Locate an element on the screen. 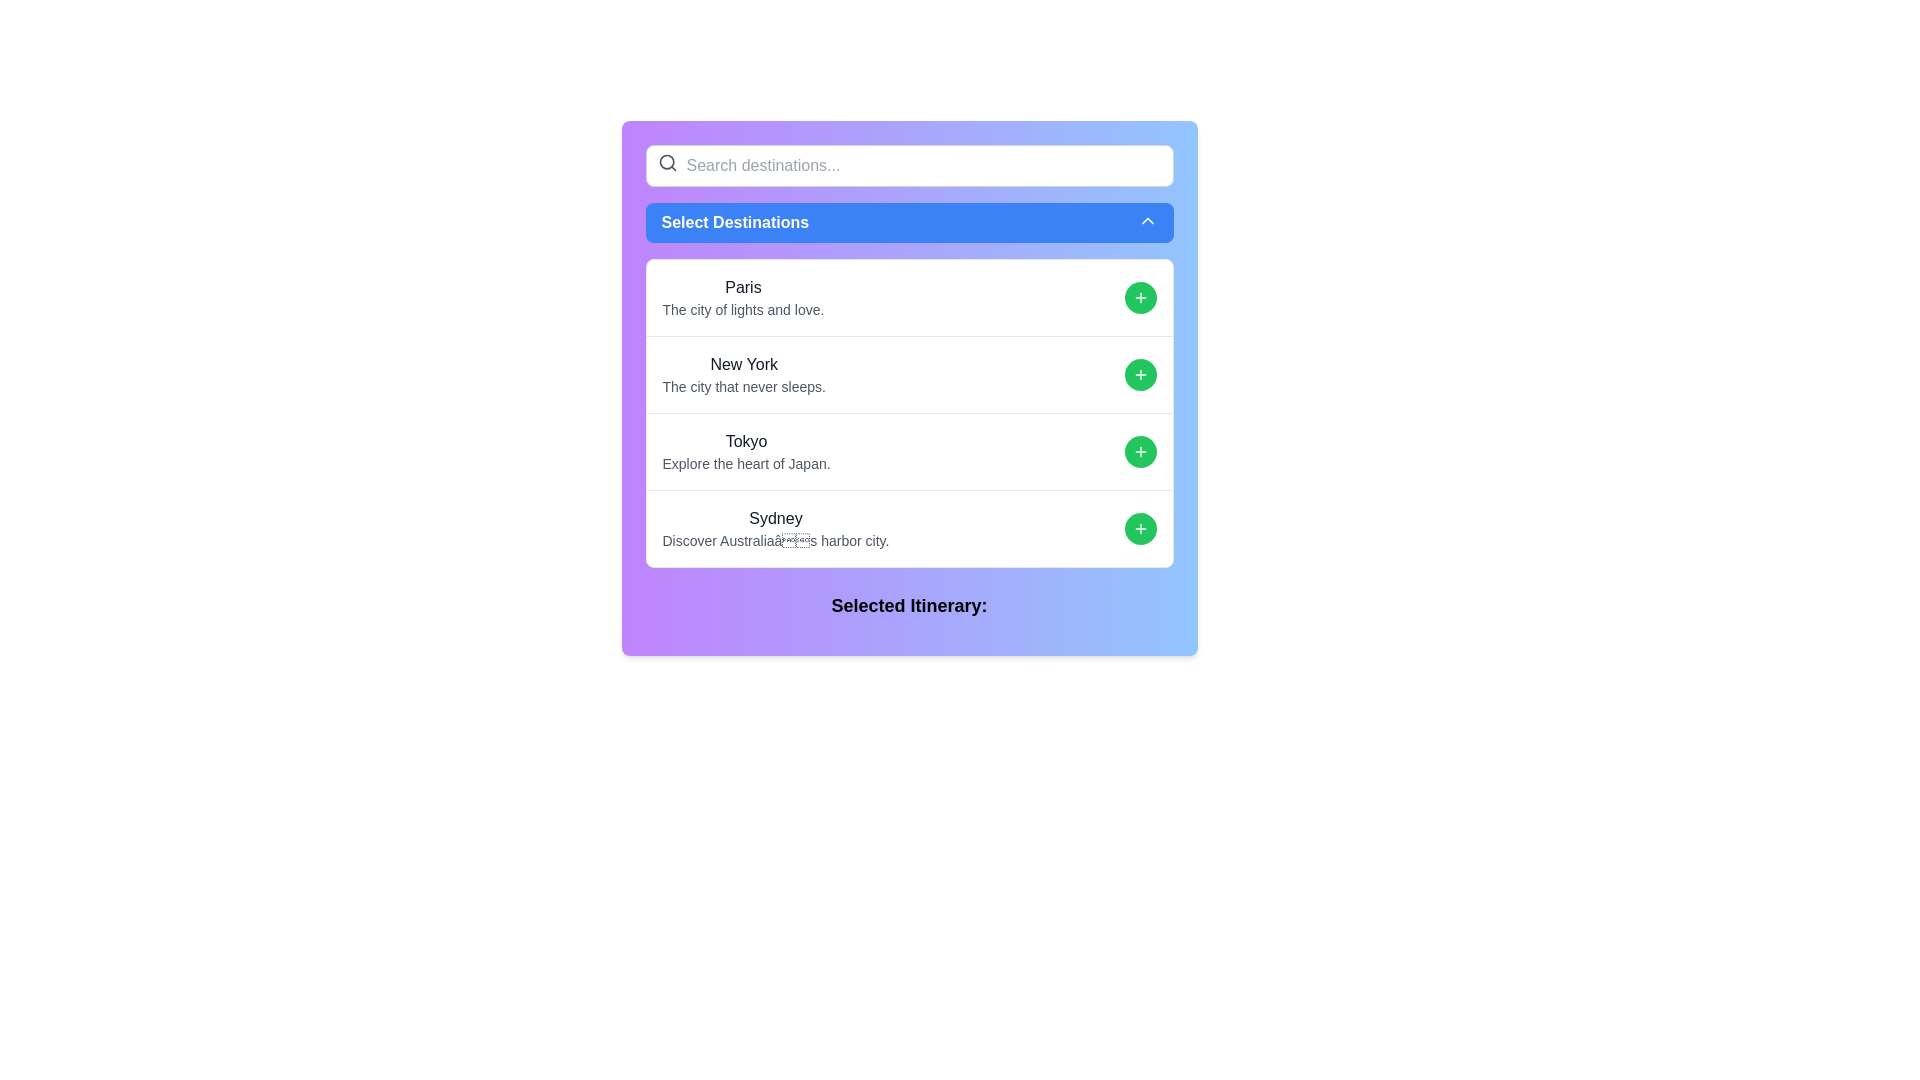 This screenshot has width=1920, height=1080. the circular green button with a white '+' icon, located at the rightmost position of the row containing 'New York' is located at coordinates (1140, 374).